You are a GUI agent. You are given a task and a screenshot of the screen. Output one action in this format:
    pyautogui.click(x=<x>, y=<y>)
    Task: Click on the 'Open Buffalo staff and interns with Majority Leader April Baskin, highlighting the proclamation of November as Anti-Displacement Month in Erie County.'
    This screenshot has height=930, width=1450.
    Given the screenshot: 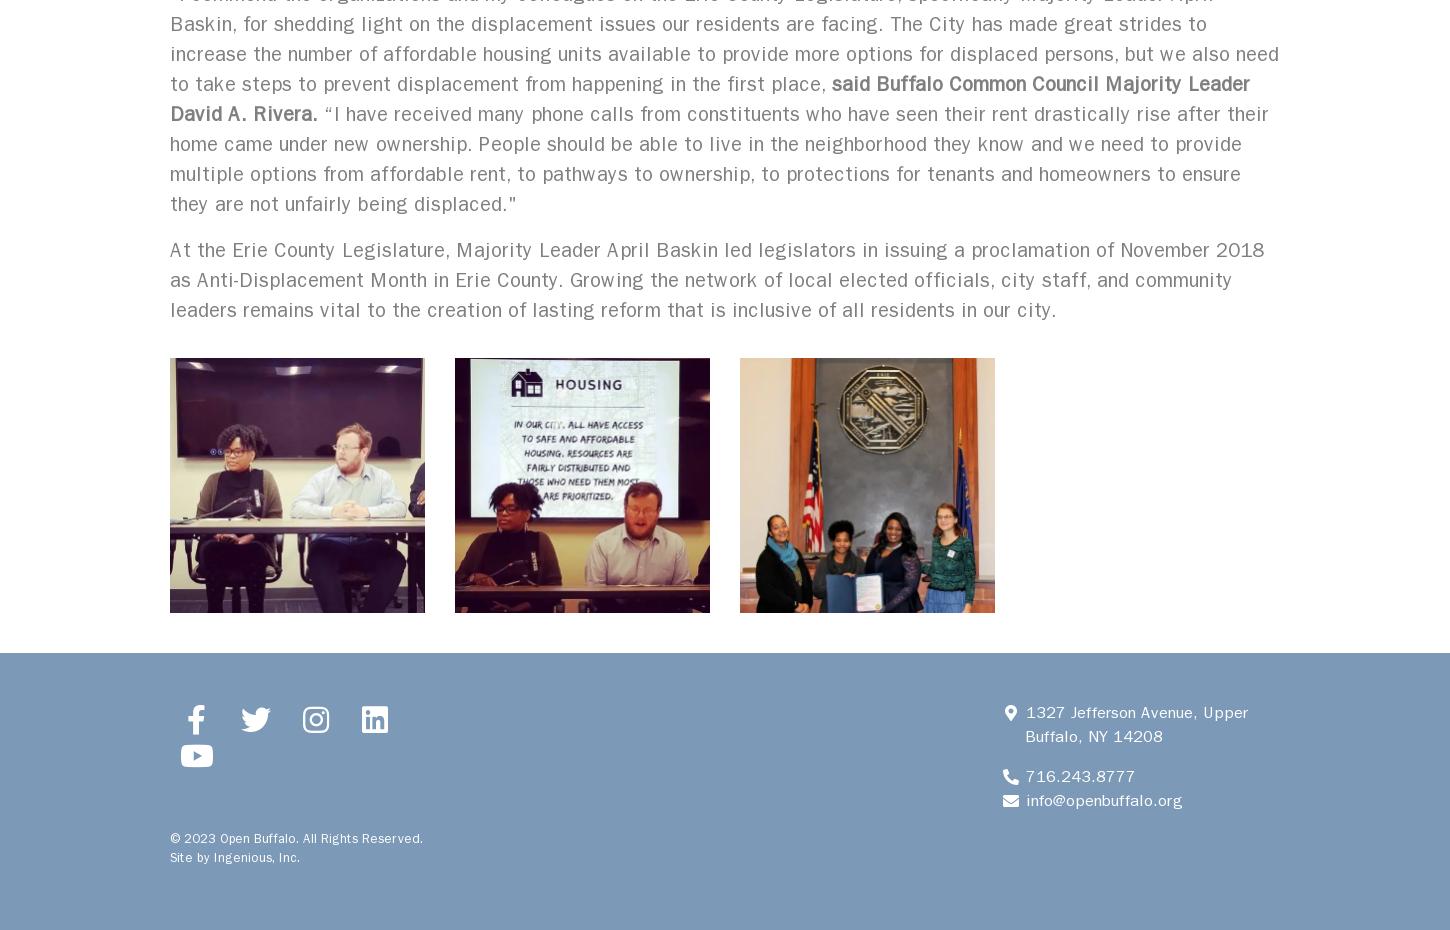 What is the action you would take?
    pyautogui.click(x=863, y=483)
    